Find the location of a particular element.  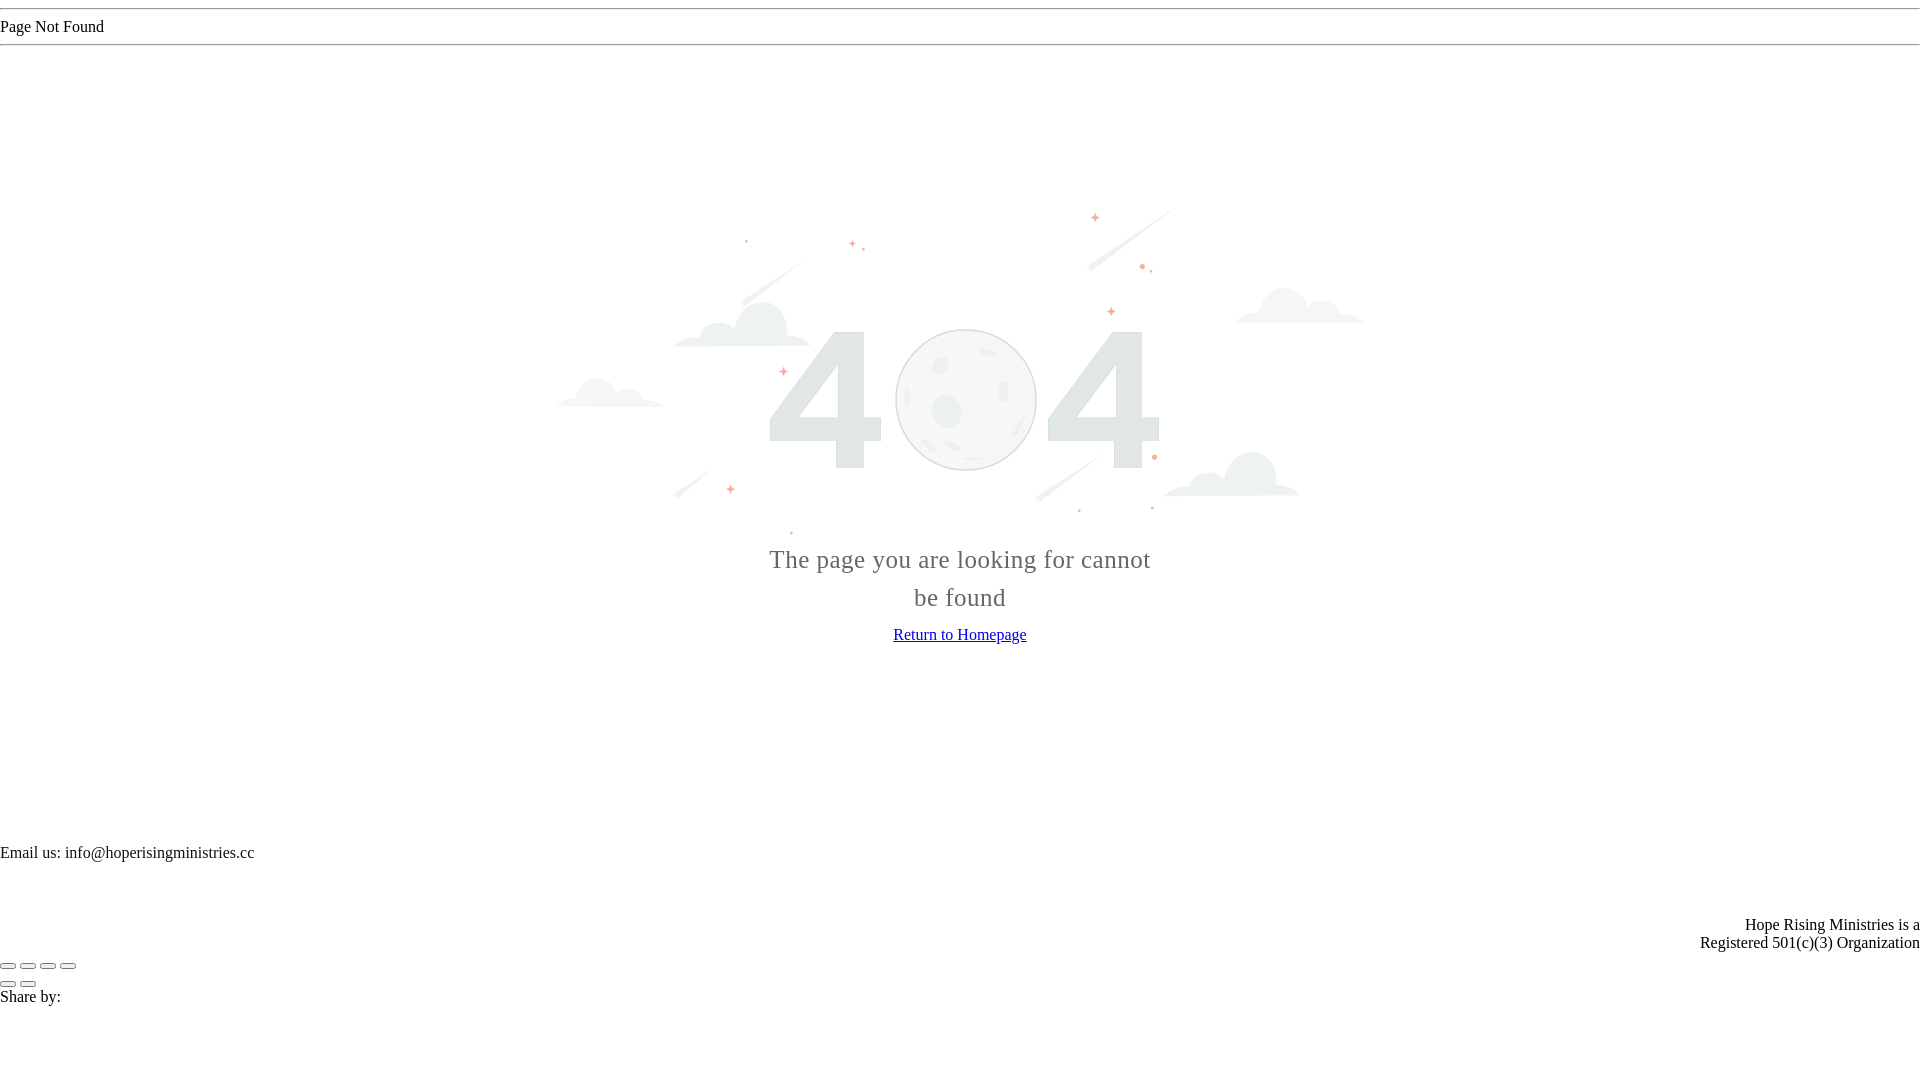

'Return to Homepage' is located at coordinates (958, 634).